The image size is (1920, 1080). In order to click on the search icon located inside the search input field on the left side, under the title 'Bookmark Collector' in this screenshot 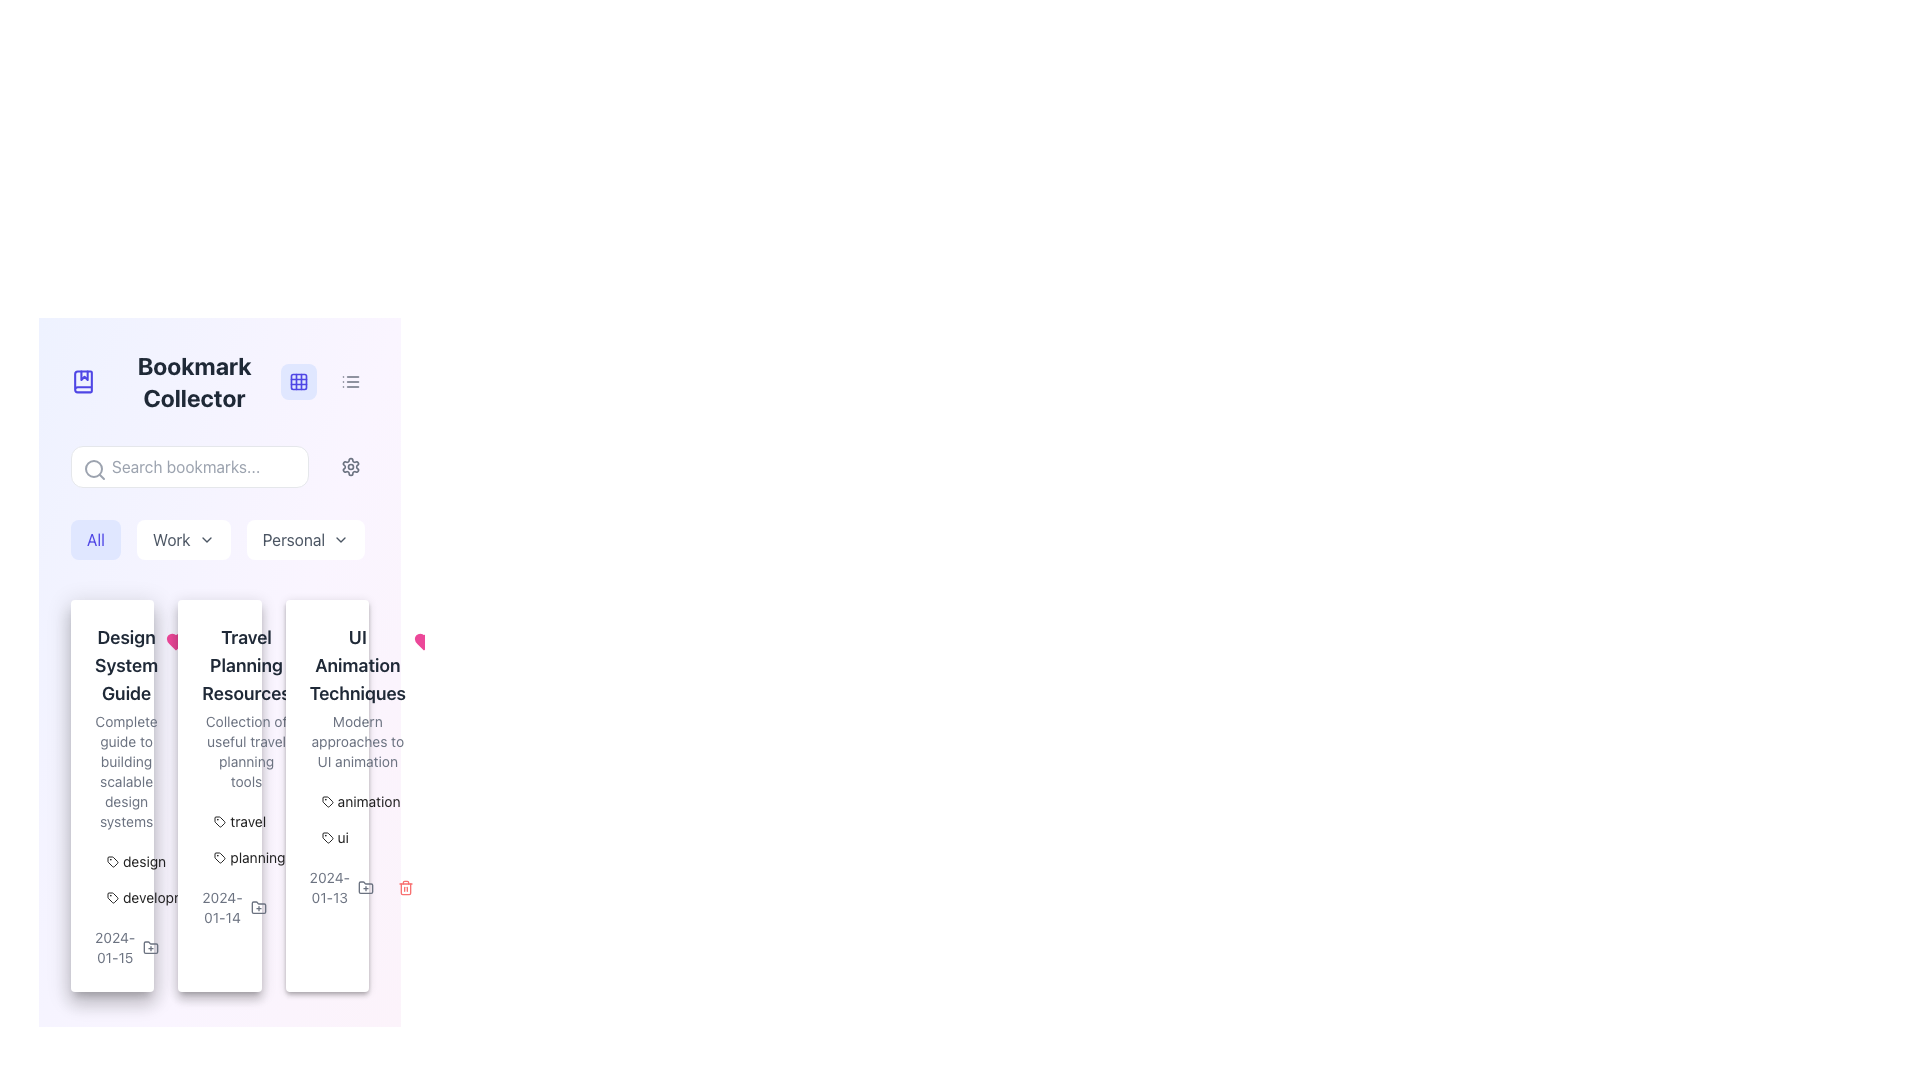, I will do `click(94, 470)`.